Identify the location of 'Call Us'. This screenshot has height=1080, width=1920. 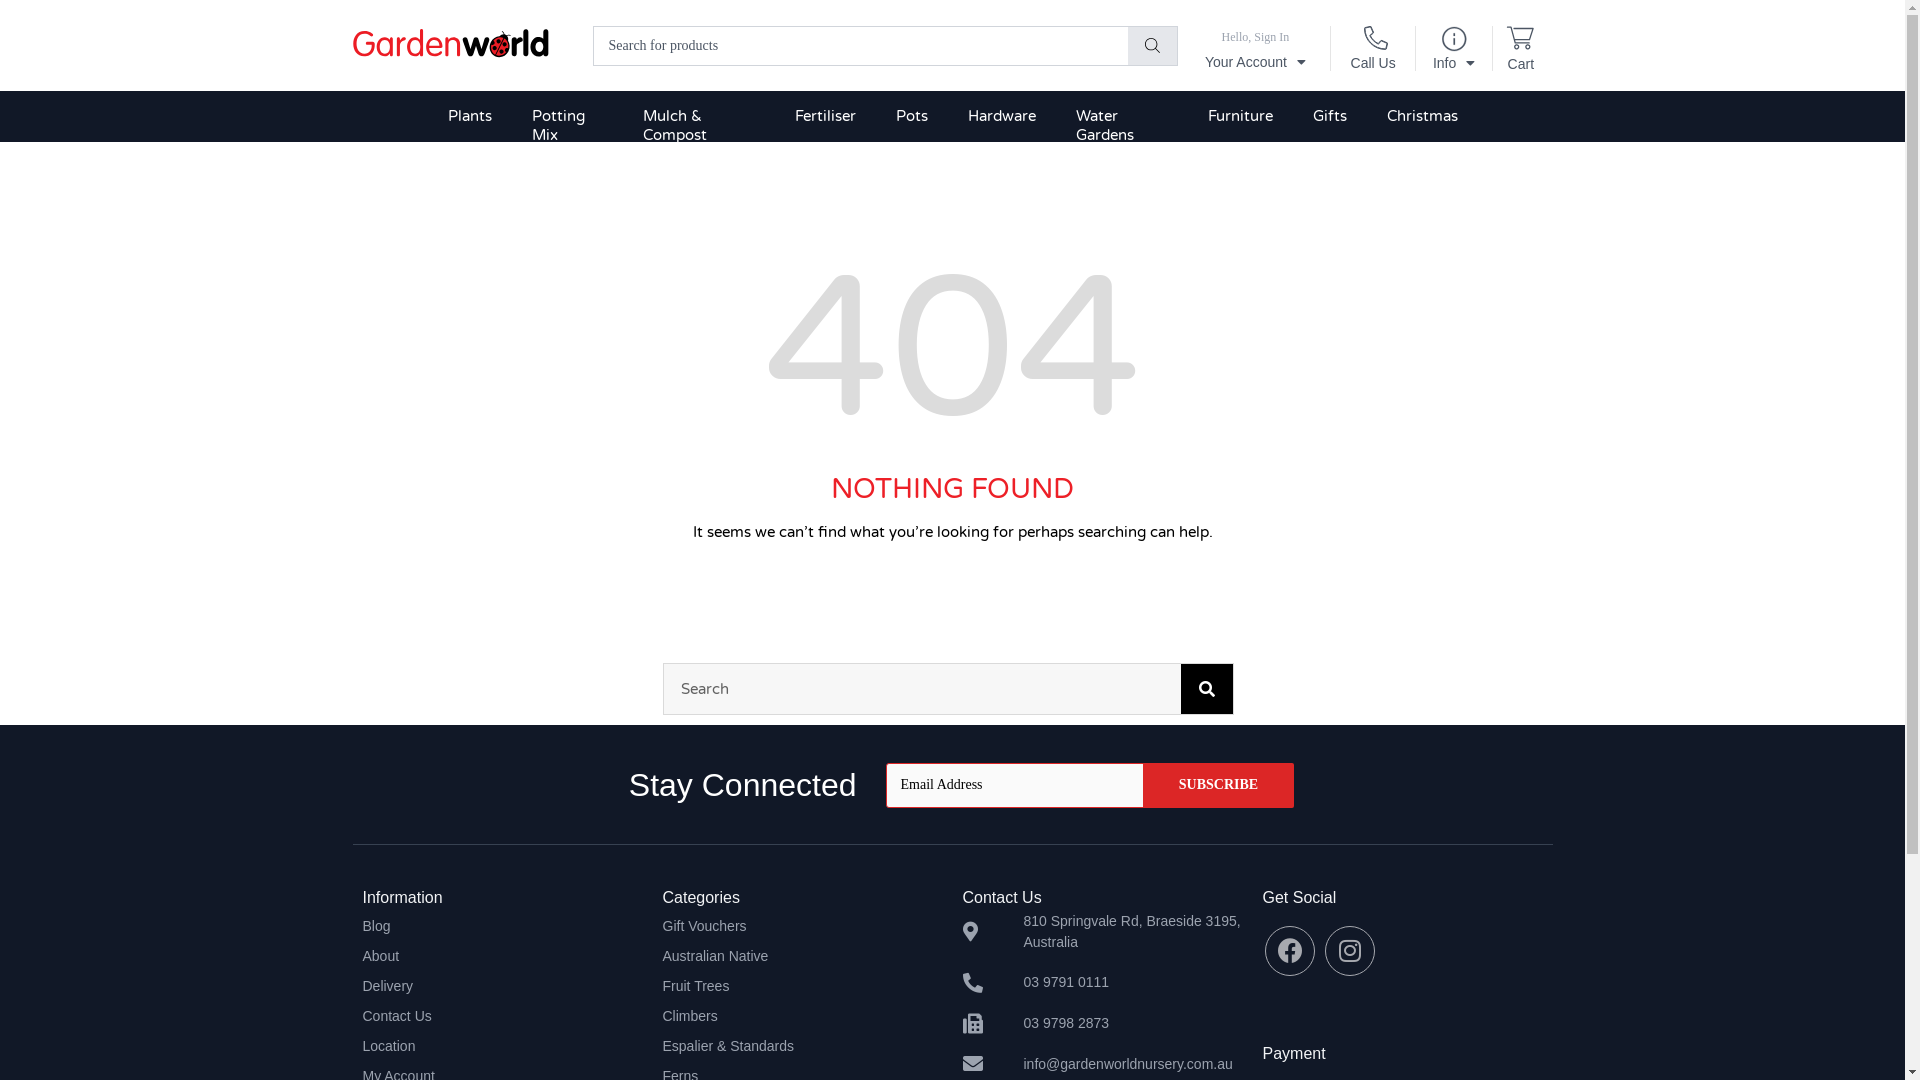
(1372, 55).